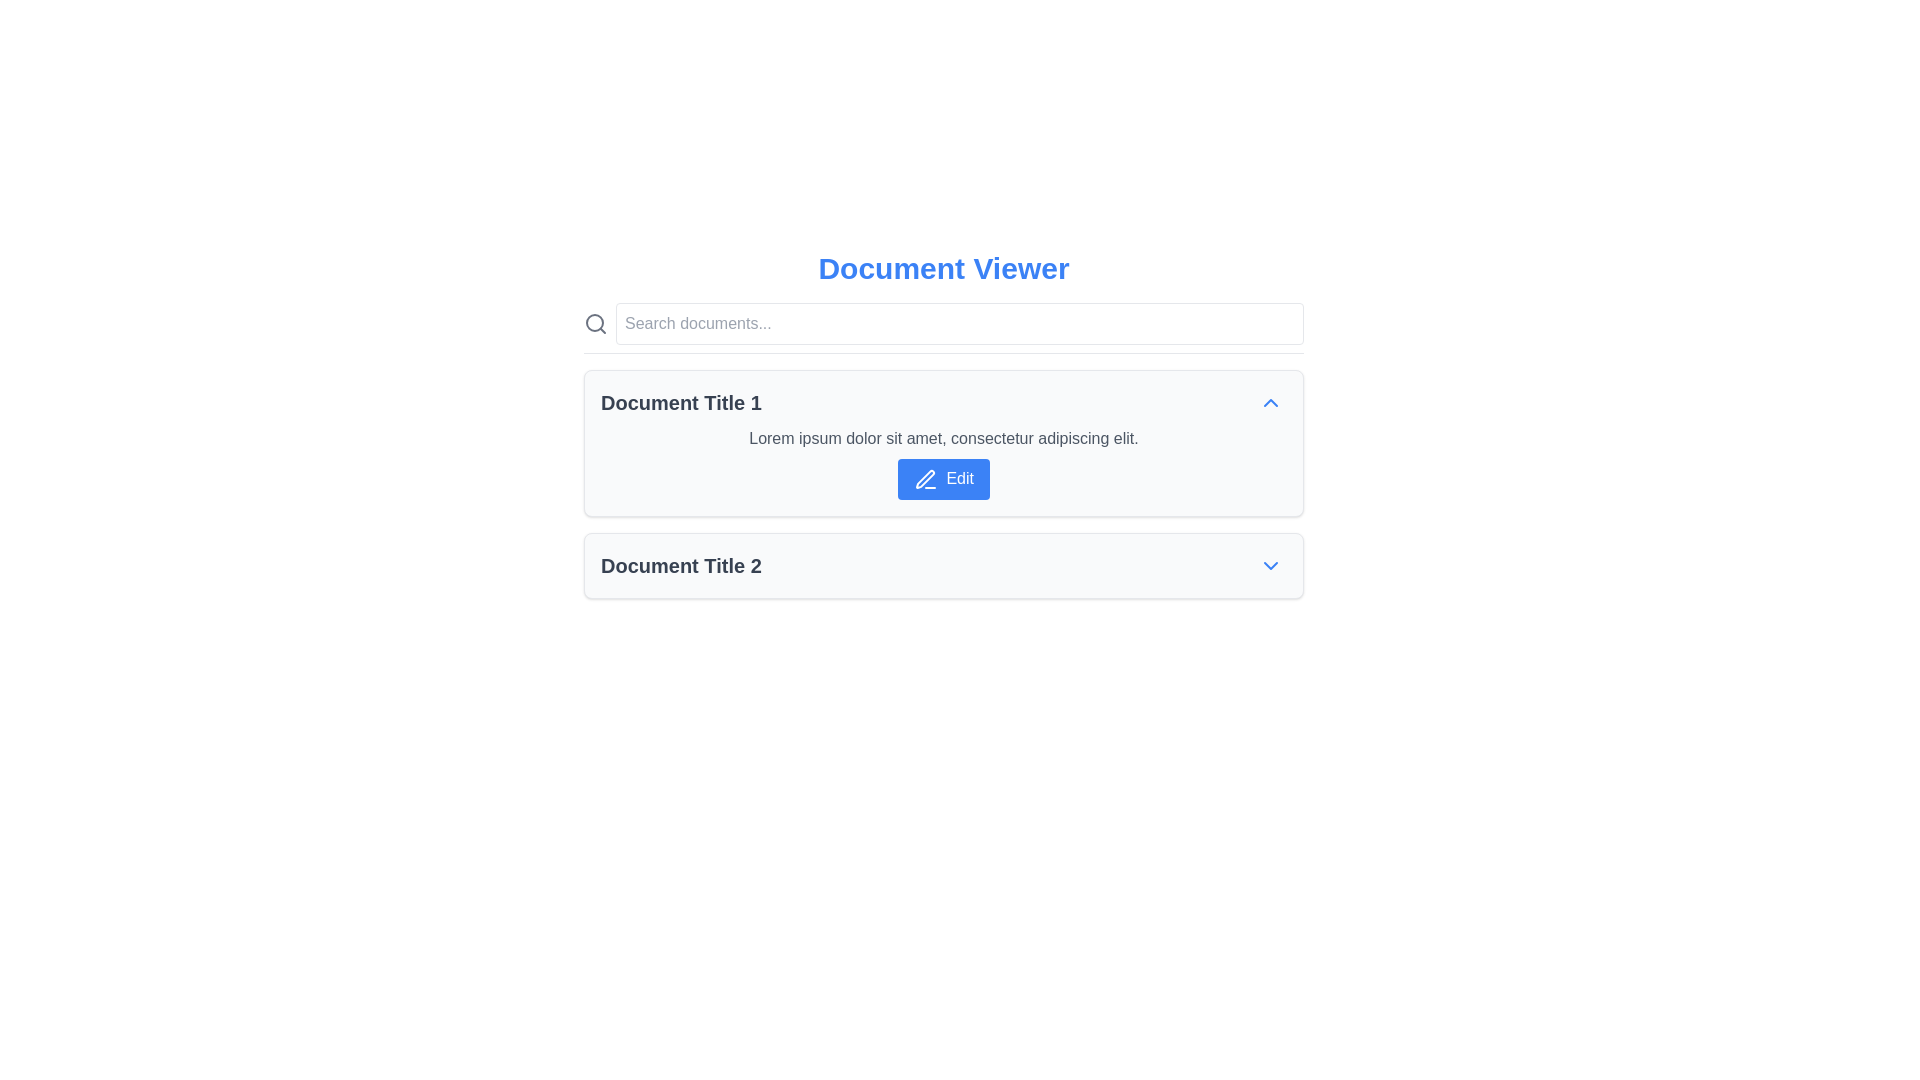 Image resolution: width=1920 pixels, height=1080 pixels. I want to click on the small blue and gray pen icon located above the 'Edit' button in the first document's visible section, so click(924, 479).